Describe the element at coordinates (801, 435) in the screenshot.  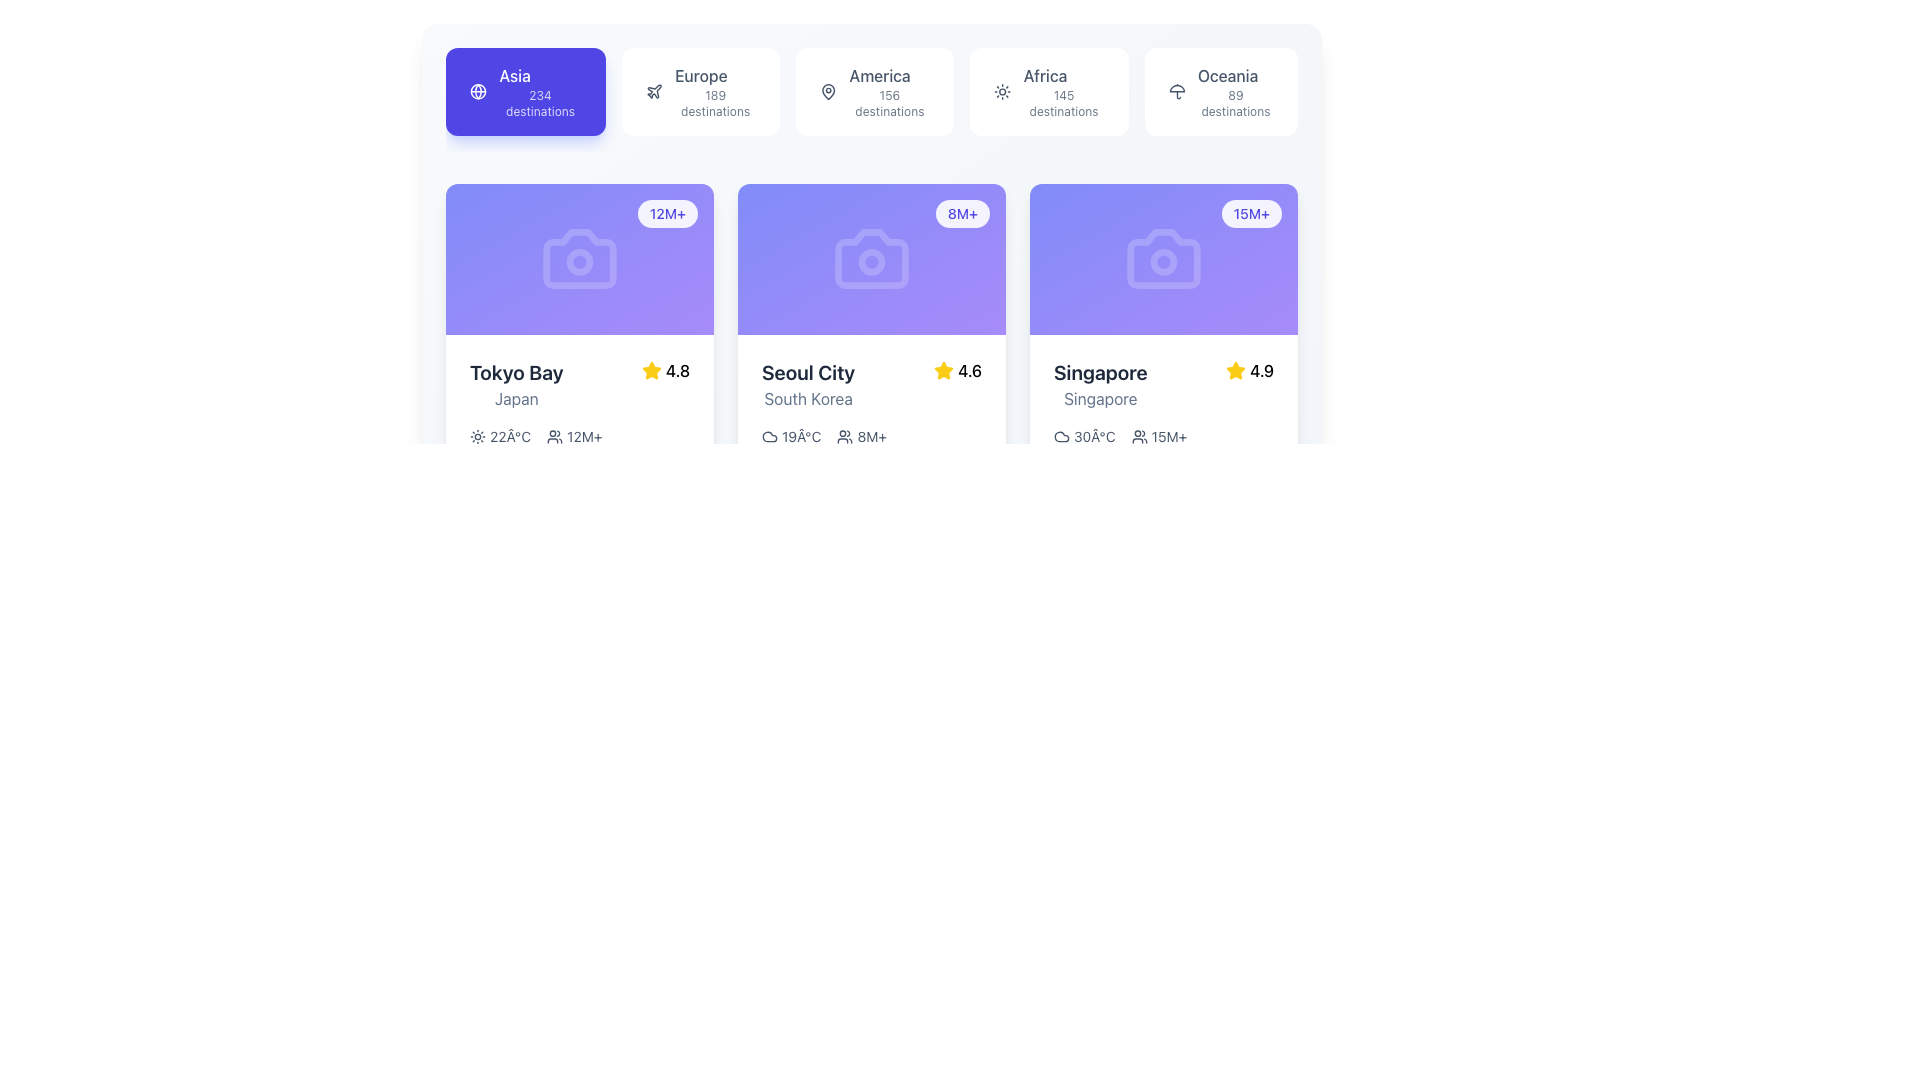
I see `temperature value displayed in the Text Label element showing '19°C', which is located under the 'Seoul City' card in the middle column of the interface` at that location.